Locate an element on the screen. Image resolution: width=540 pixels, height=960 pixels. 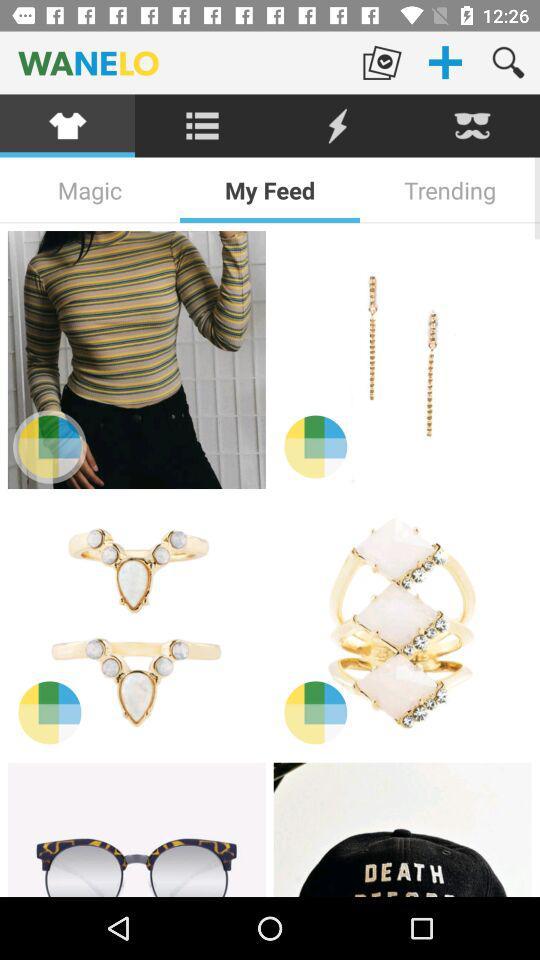
clothing option is located at coordinates (67, 125).